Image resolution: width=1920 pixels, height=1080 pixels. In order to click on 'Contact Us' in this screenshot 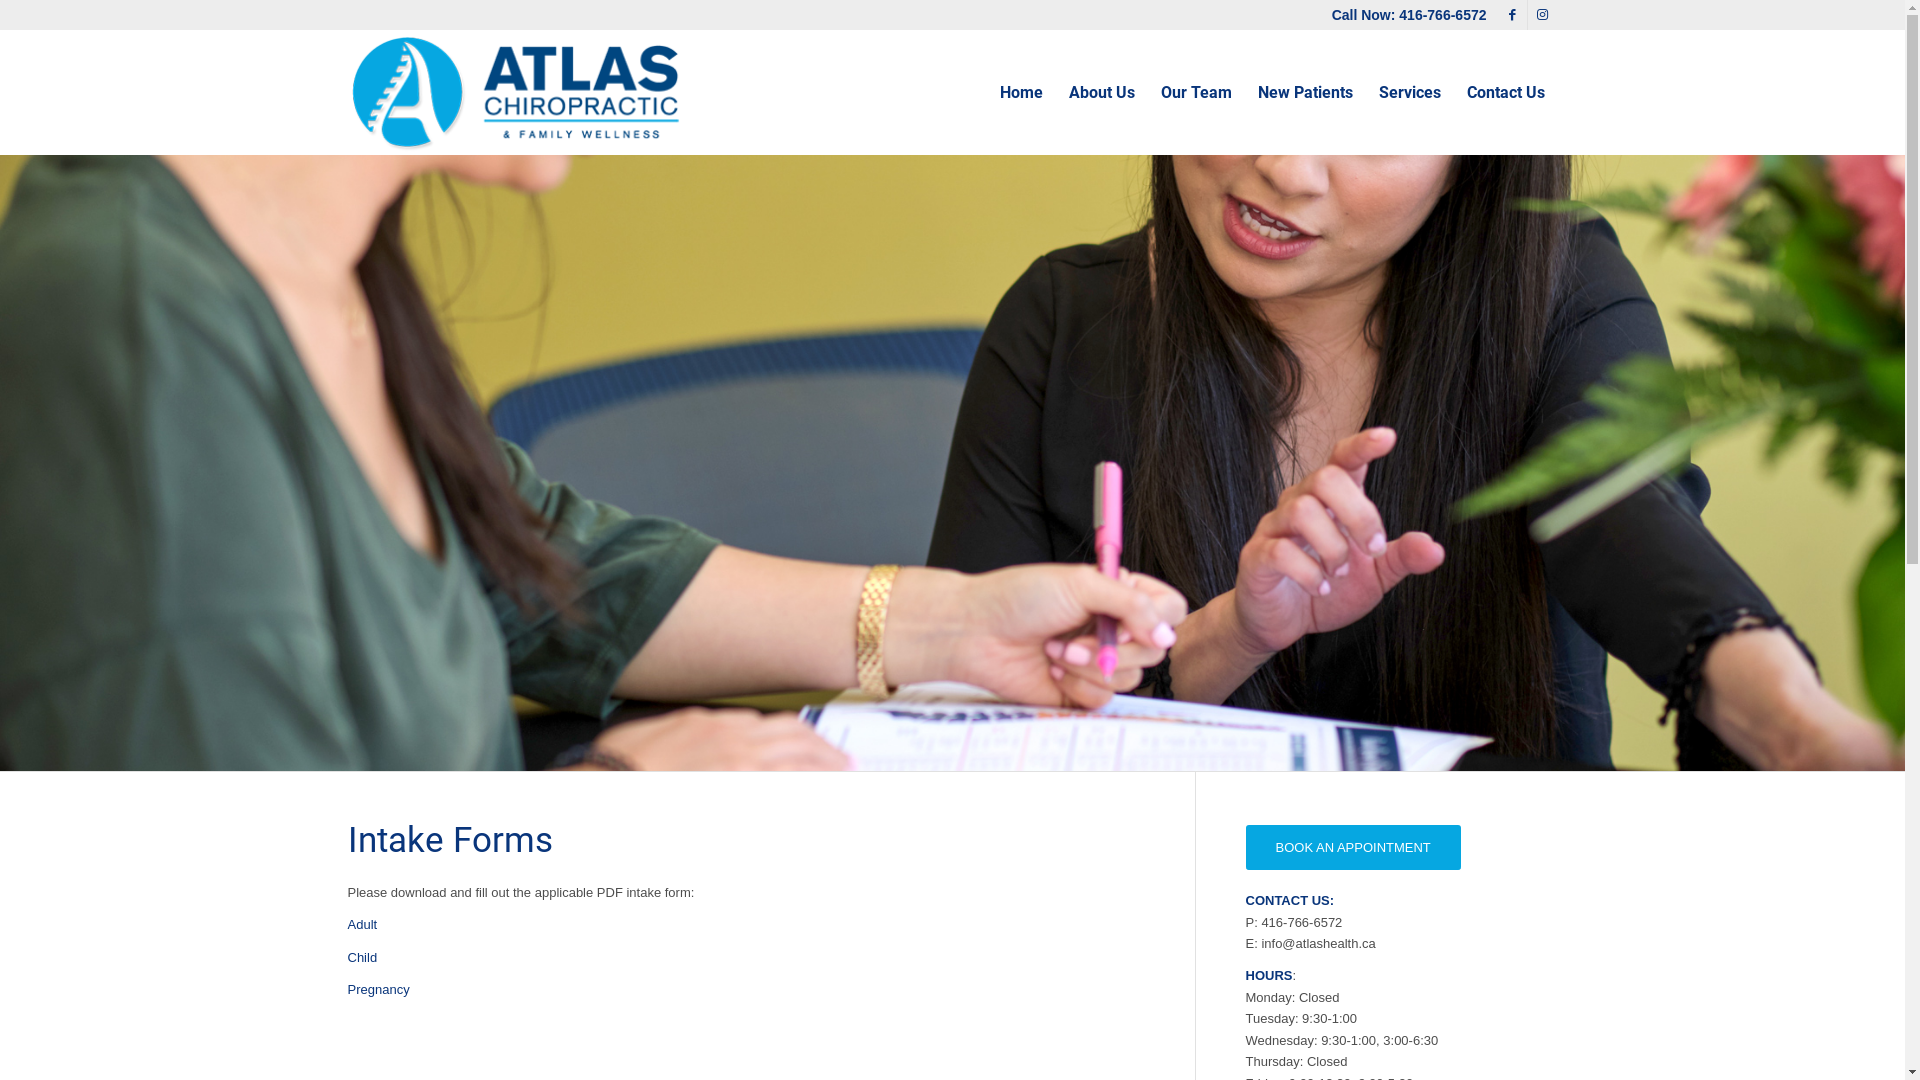, I will do `click(1506, 92)`.